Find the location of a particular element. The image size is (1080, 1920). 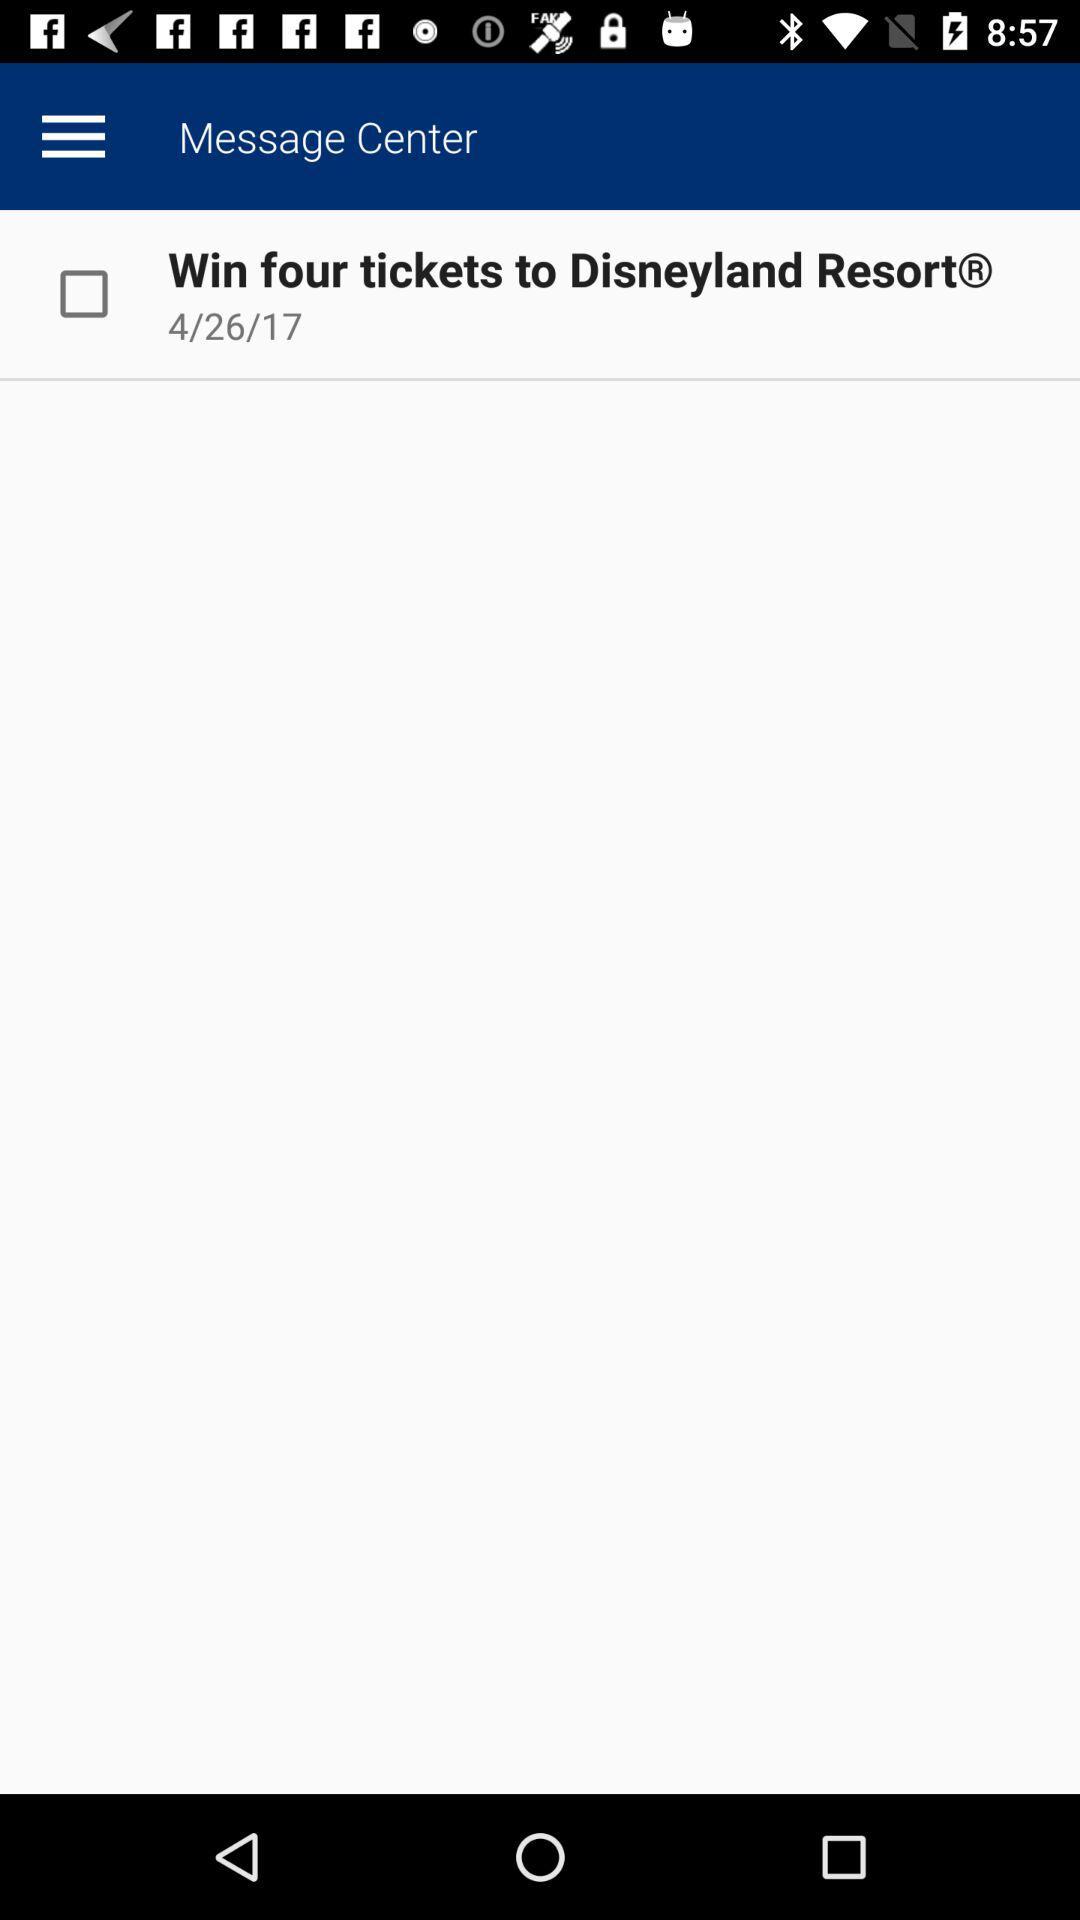

item to the left of win four tickets is located at coordinates (104, 292).